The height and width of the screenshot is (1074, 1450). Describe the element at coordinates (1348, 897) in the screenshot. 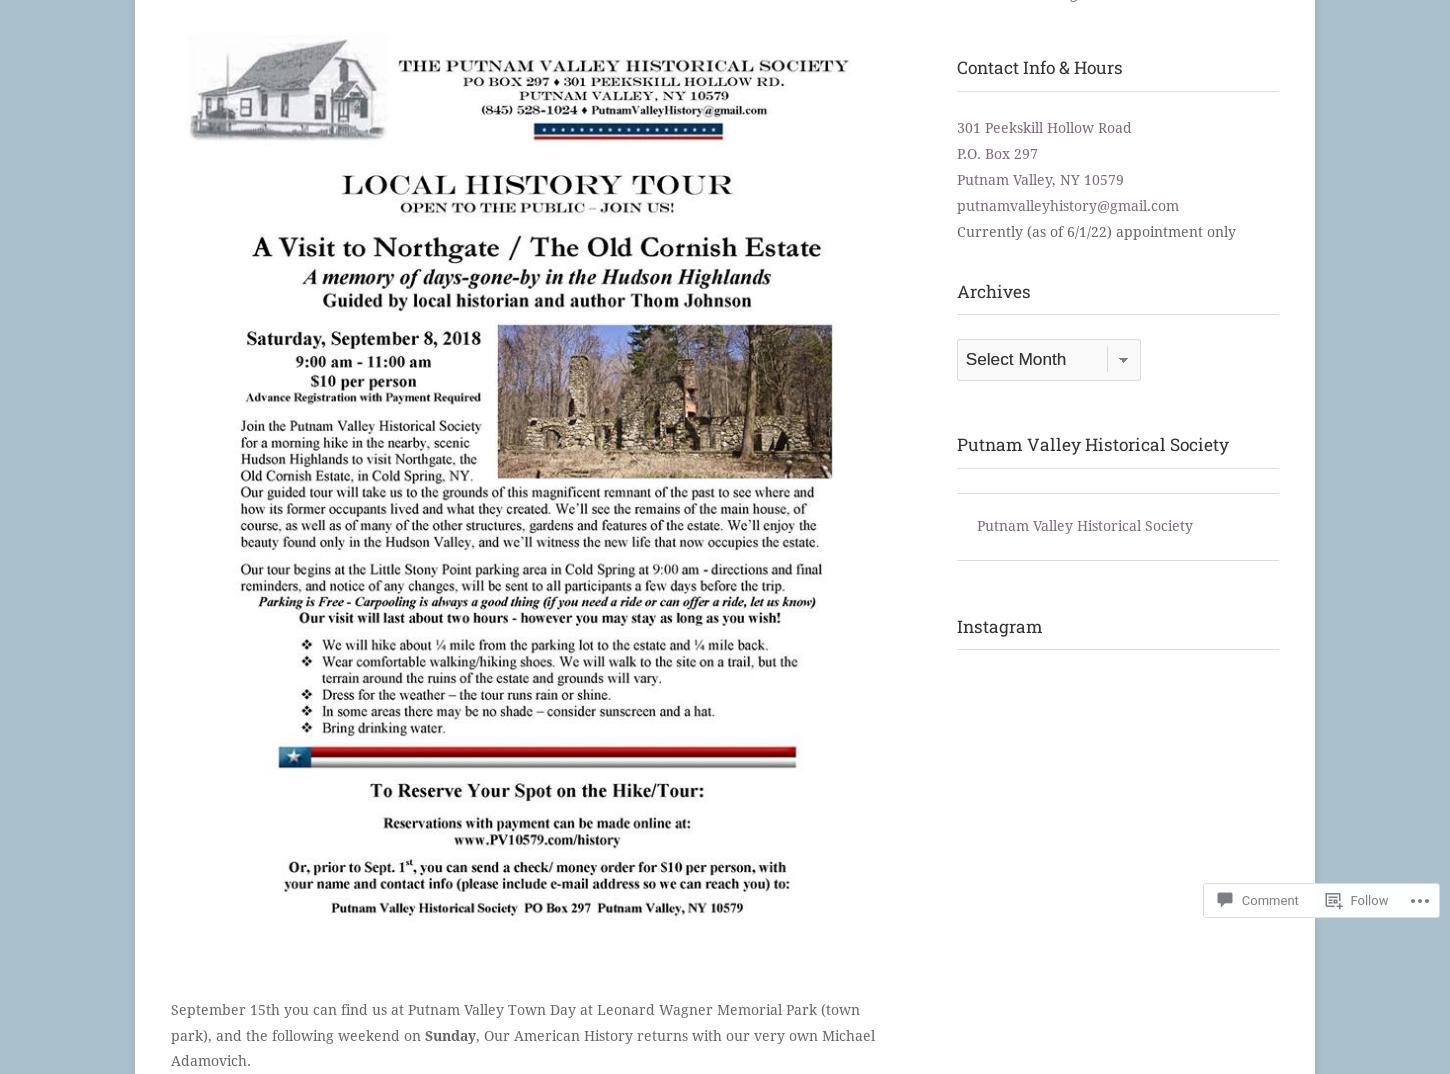

I see `'Follow'` at that location.